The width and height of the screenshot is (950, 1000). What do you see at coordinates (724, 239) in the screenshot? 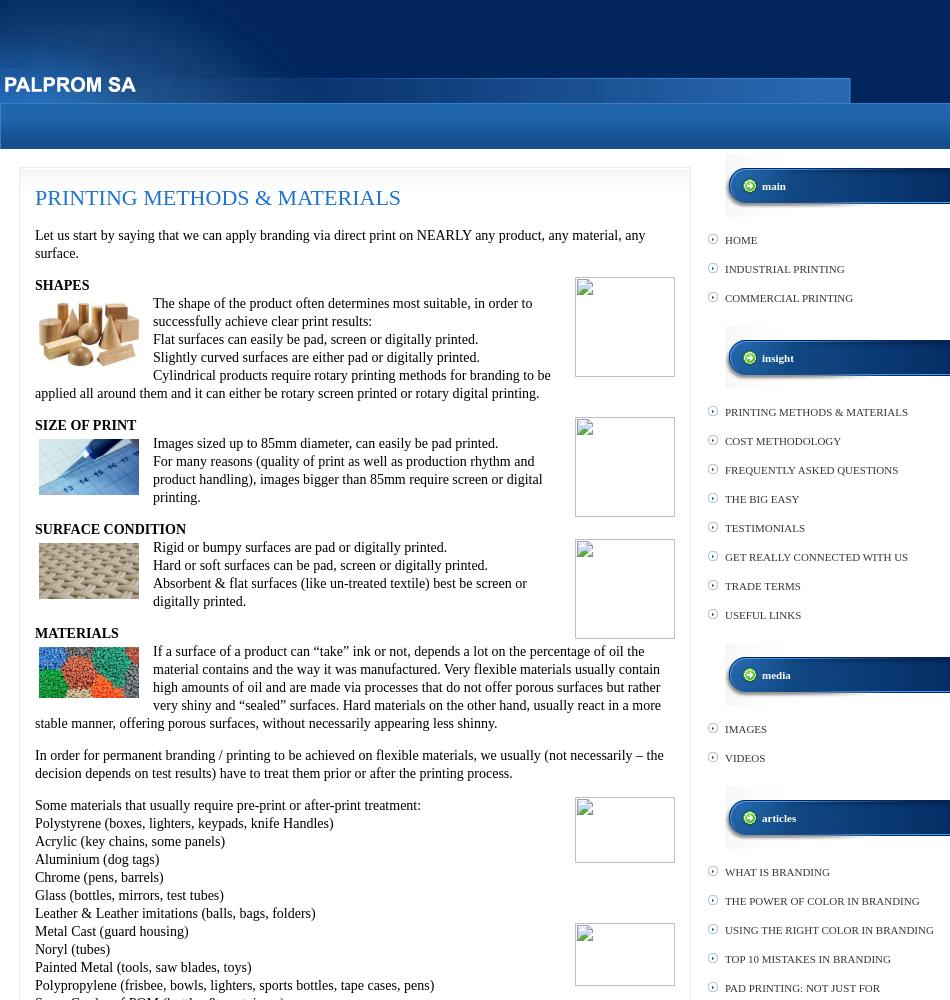
I see `'HOME'` at bounding box center [724, 239].